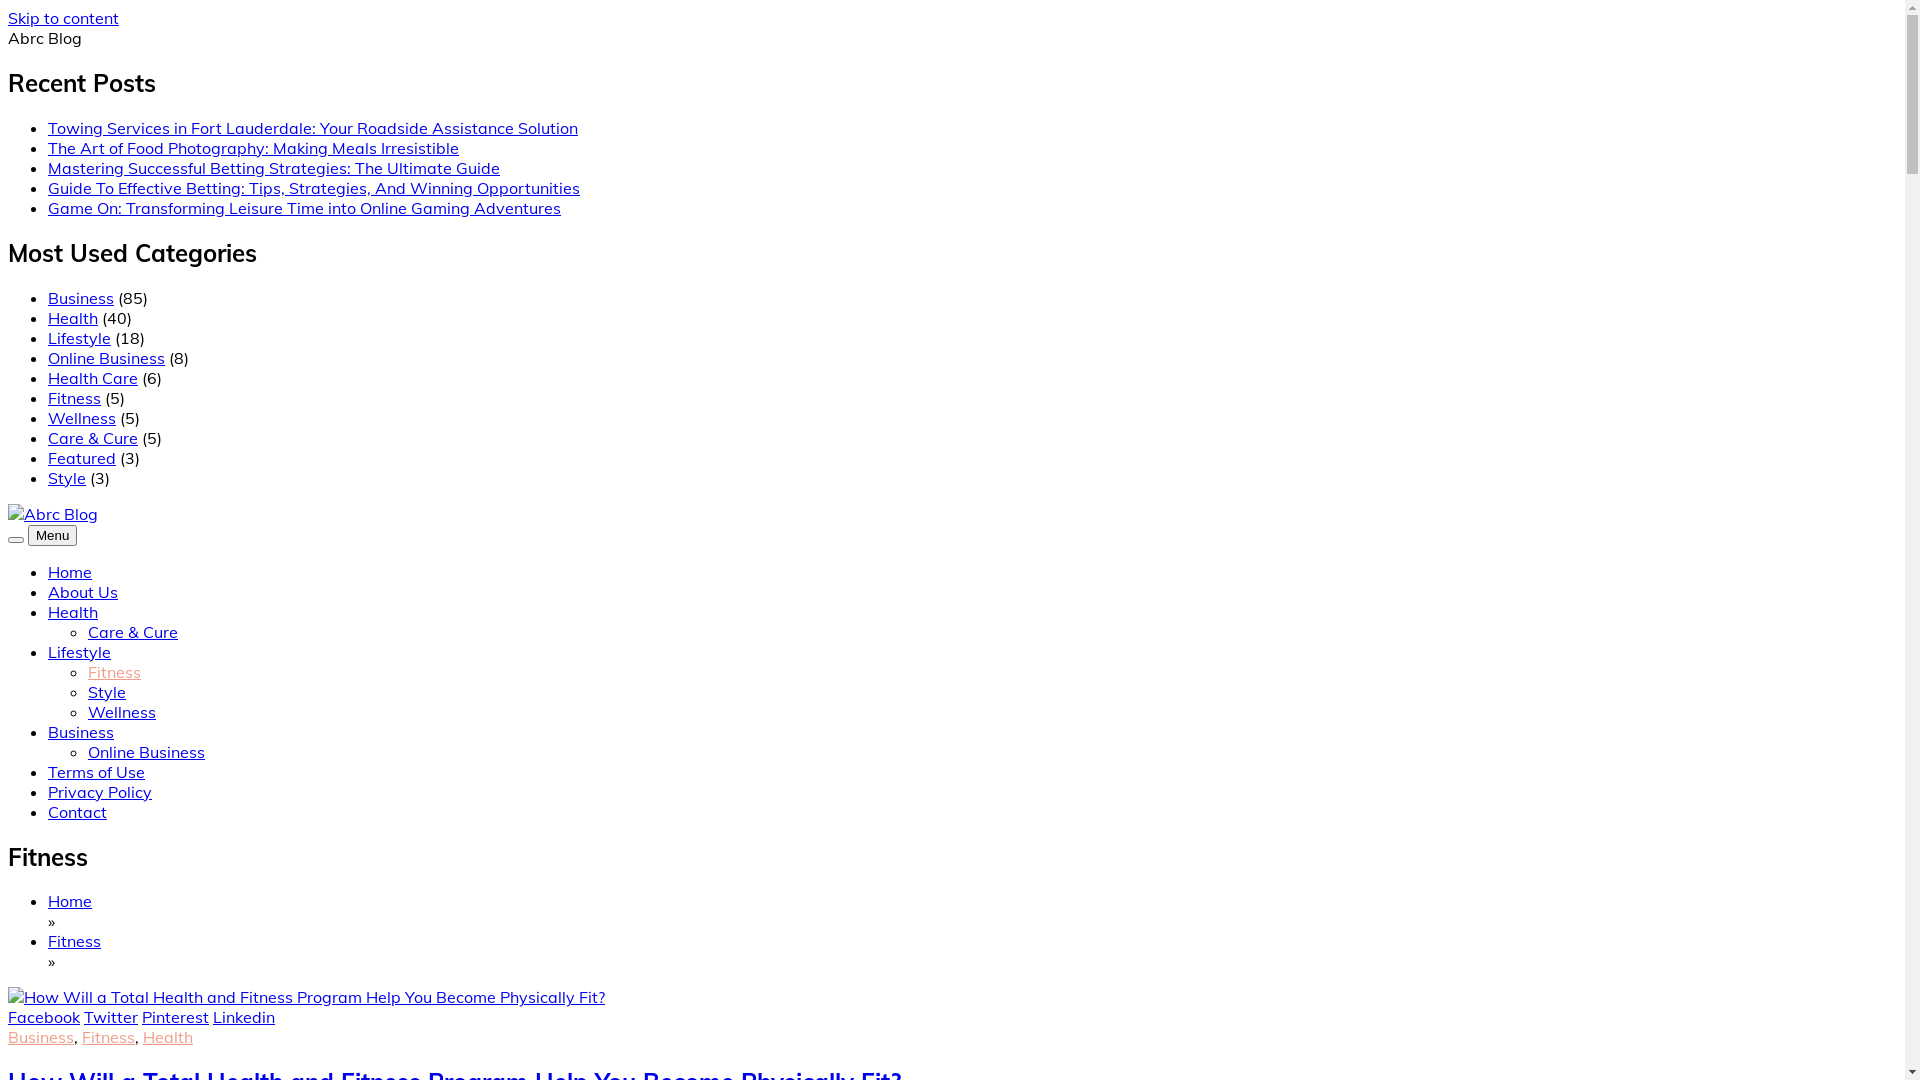 Image resolution: width=1920 pixels, height=1080 pixels. What do you see at coordinates (212, 1017) in the screenshot?
I see `'Linkedin'` at bounding box center [212, 1017].